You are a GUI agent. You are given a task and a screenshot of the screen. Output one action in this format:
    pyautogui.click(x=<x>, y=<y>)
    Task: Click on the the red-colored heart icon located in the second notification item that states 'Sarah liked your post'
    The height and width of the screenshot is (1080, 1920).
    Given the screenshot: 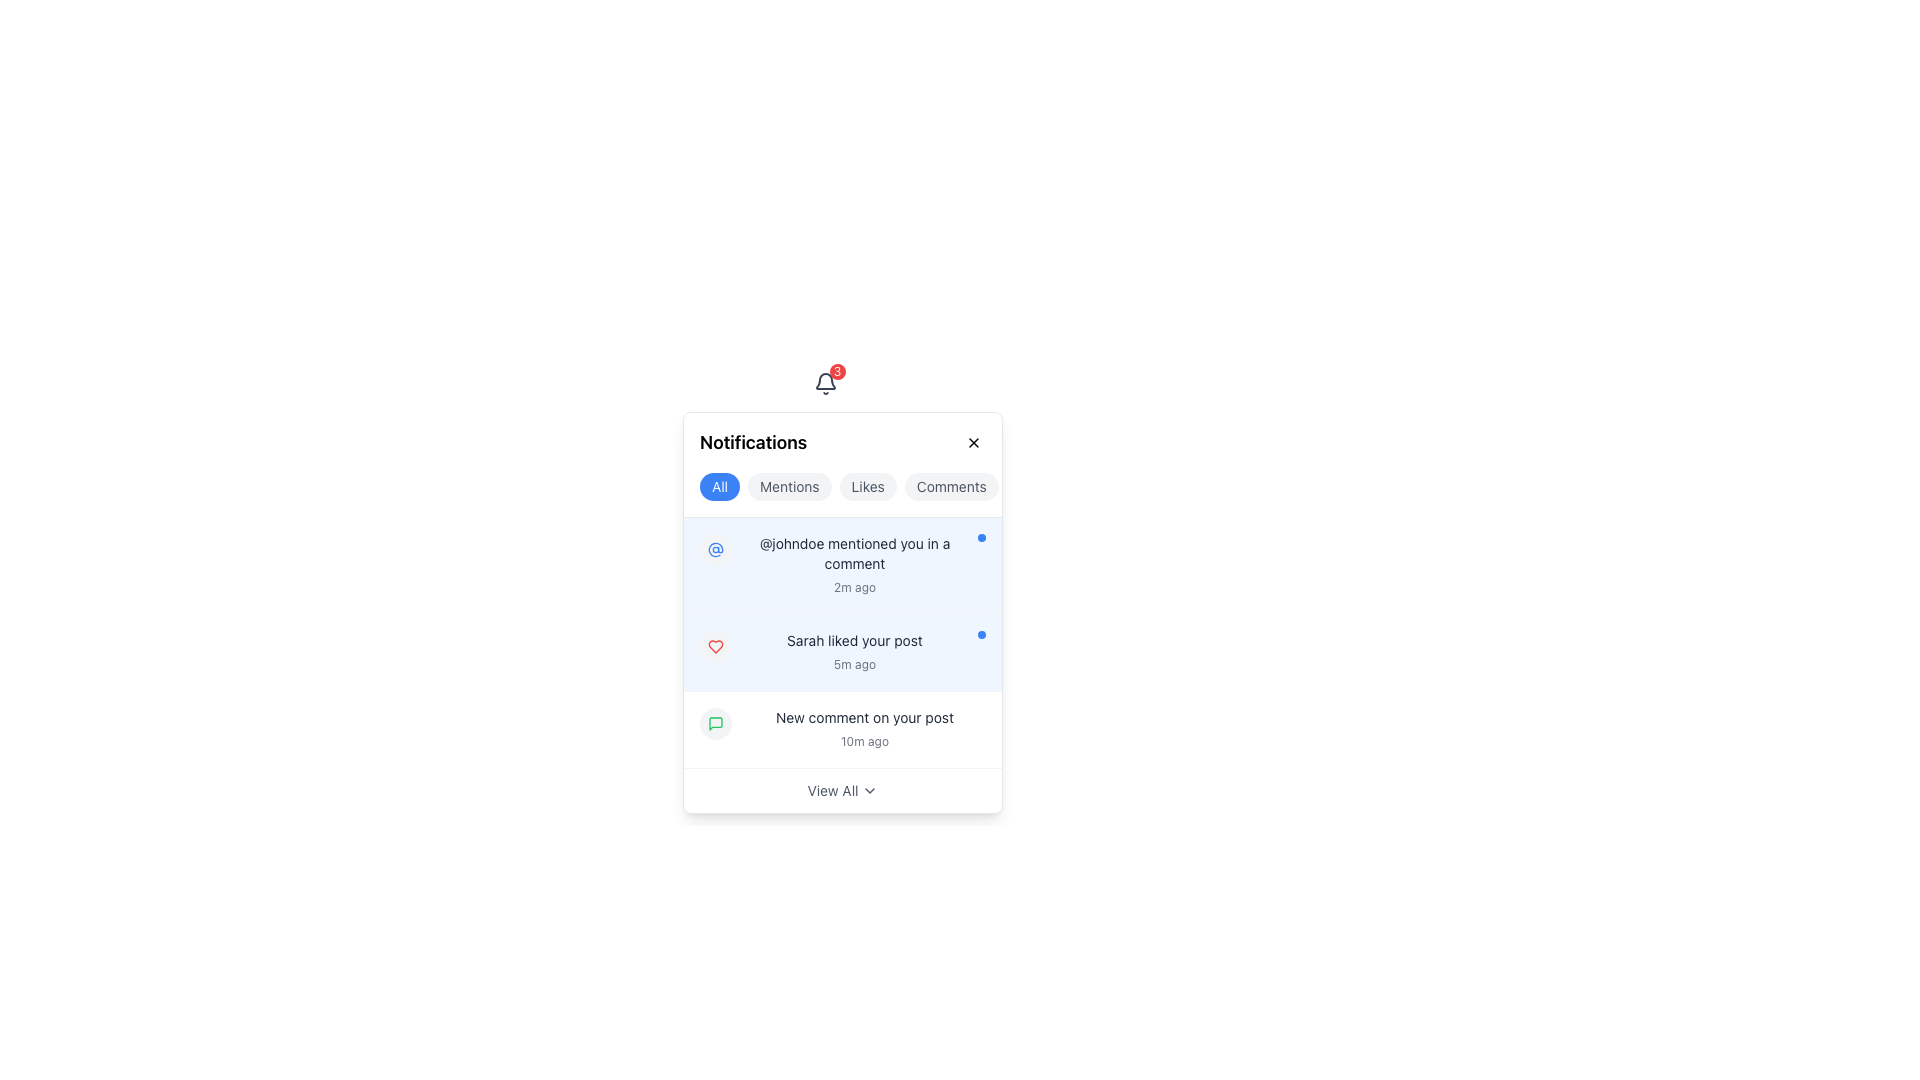 What is the action you would take?
    pyautogui.click(x=715, y=647)
    